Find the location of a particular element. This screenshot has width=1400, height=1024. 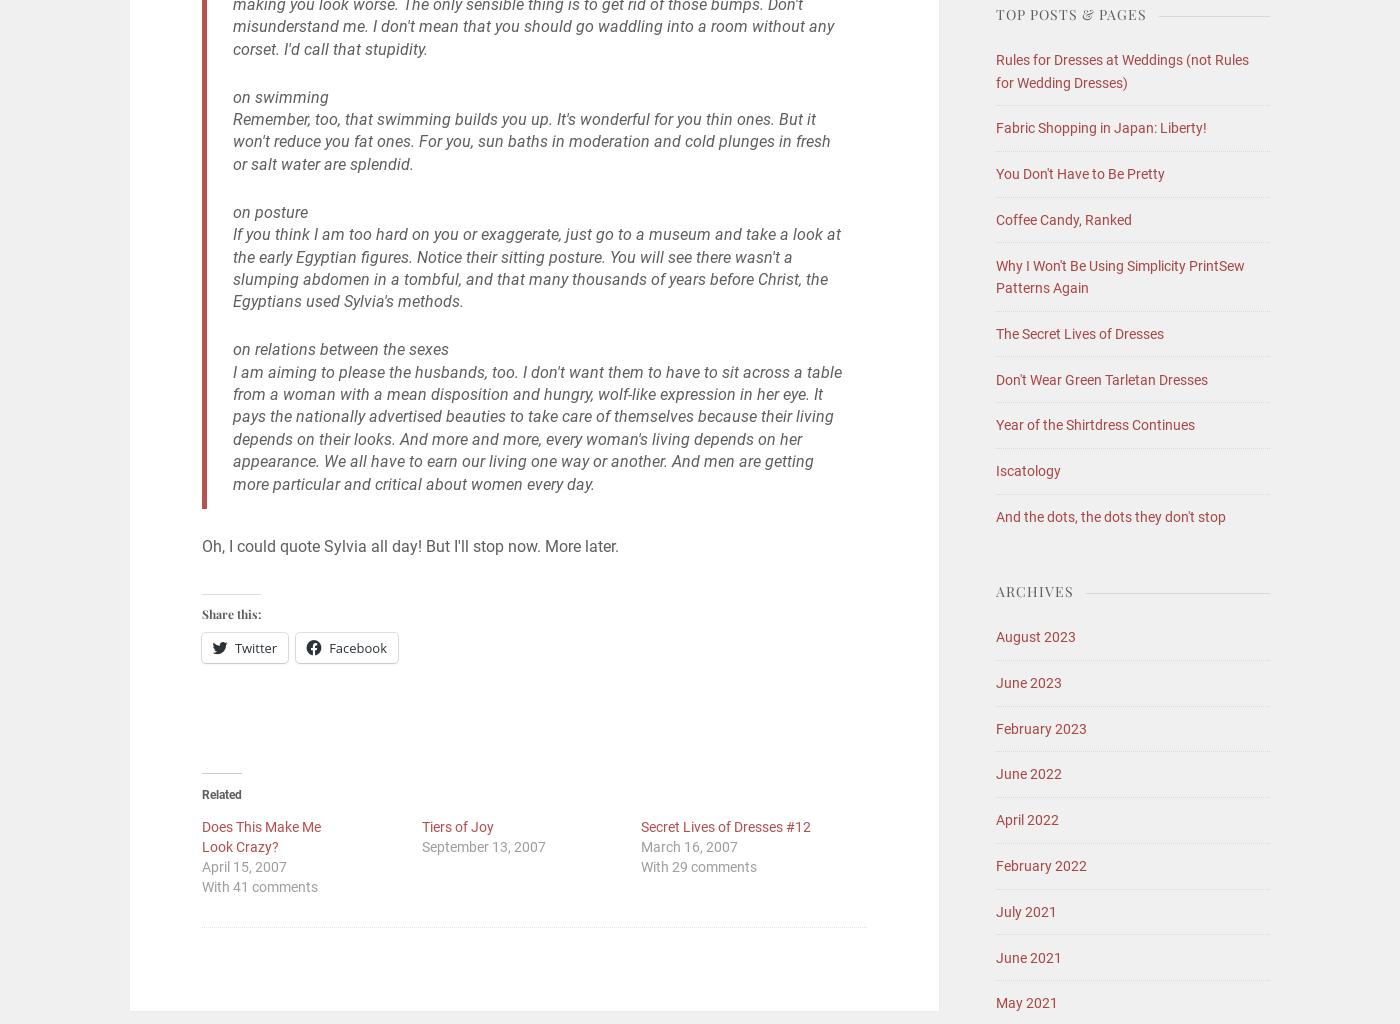

'July 2021' is located at coordinates (1026, 909).